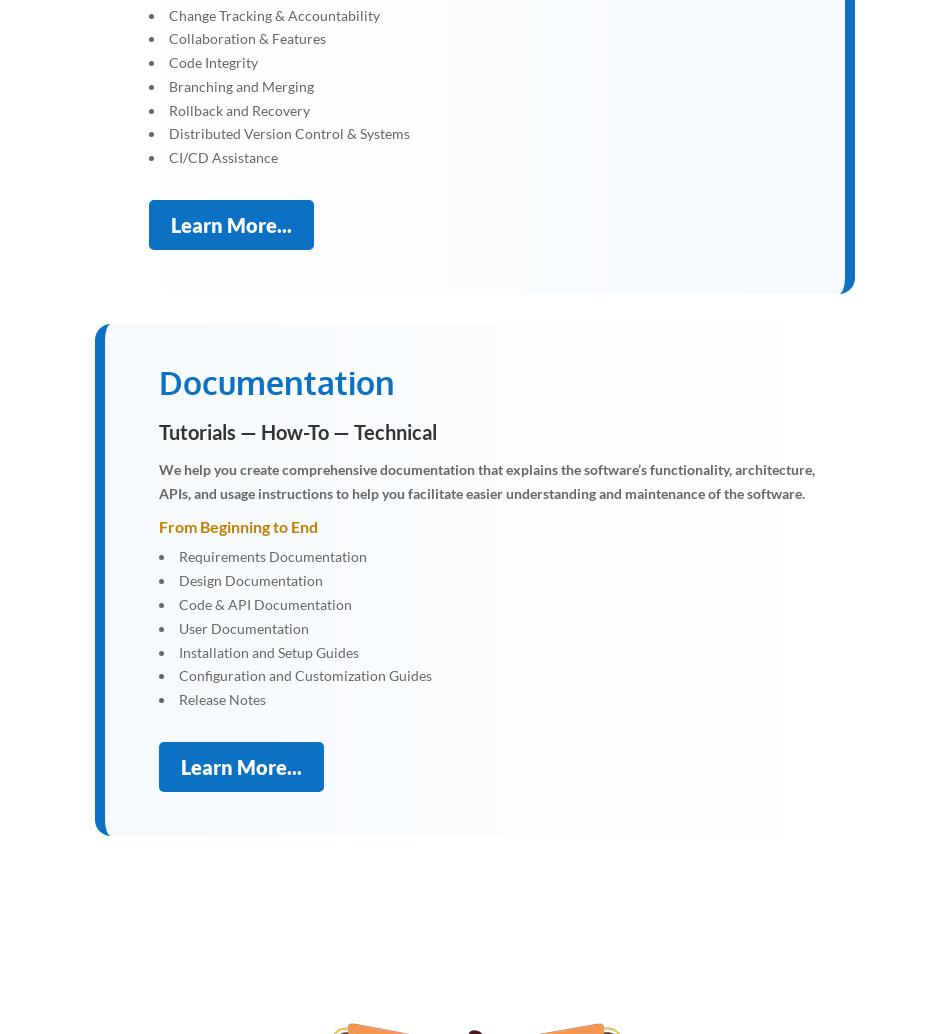 This screenshot has height=1034, width=950. What do you see at coordinates (169, 38) in the screenshot?
I see `'Collaboration & Features'` at bounding box center [169, 38].